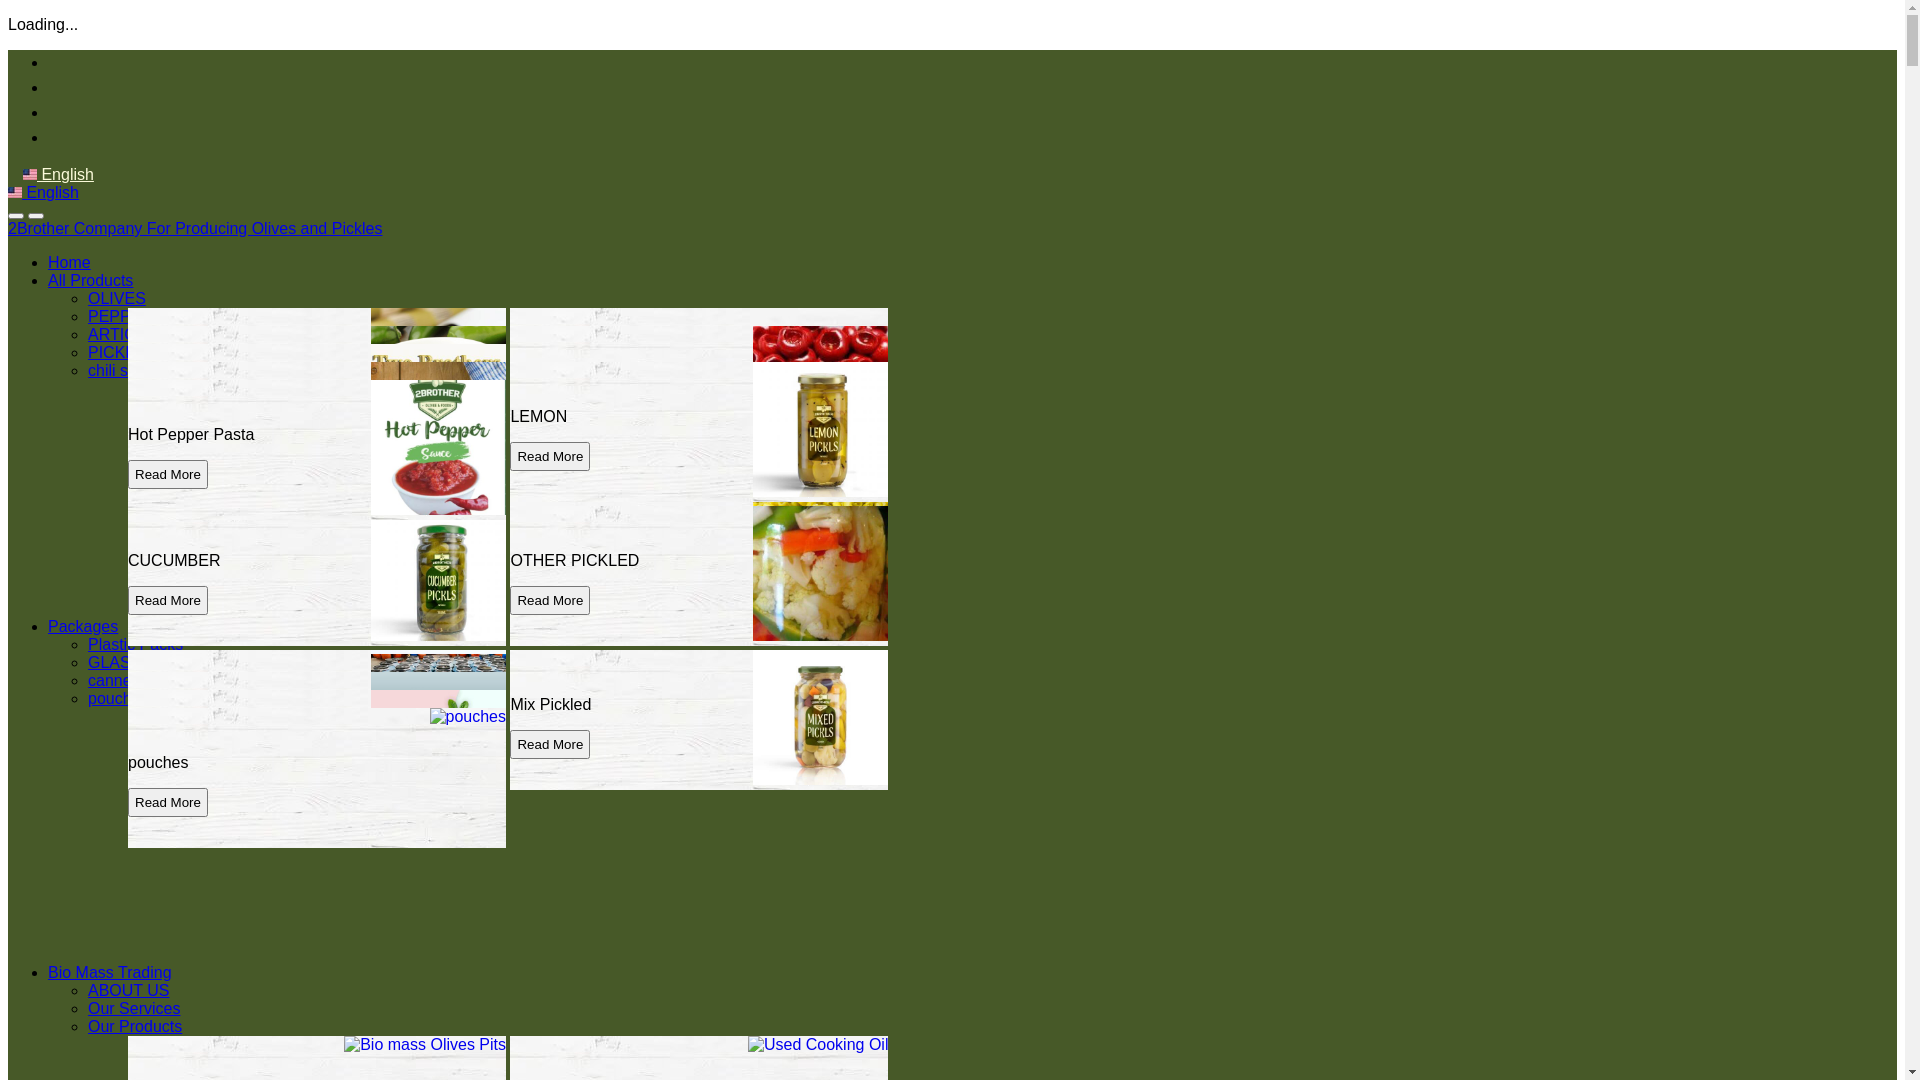 This screenshot has height=1080, width=1920. What do you see at coordinates (168, 748) in the screenshot?
I see `'Read More'` at bounding box center [168, 748].